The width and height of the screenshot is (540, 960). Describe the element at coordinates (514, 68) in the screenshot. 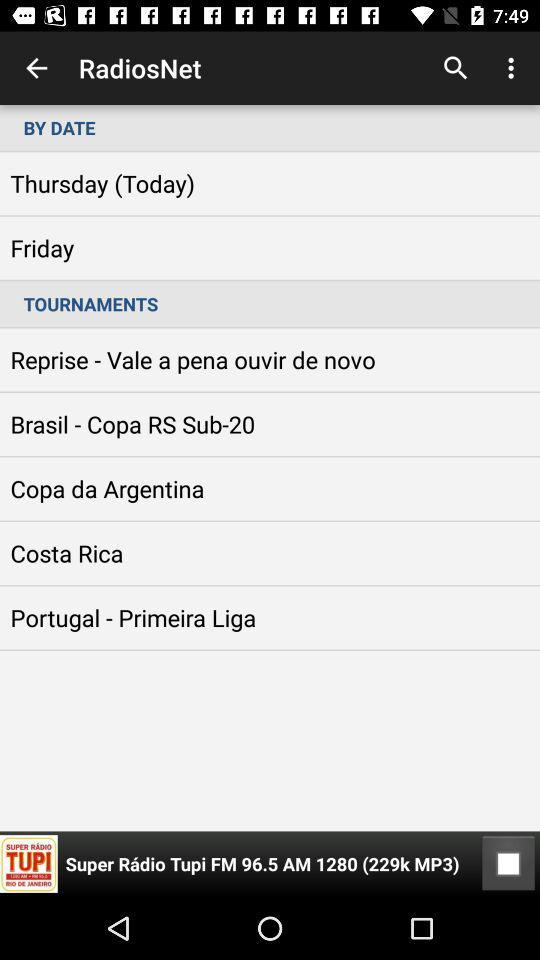

I see `menu icon in top` at that location.